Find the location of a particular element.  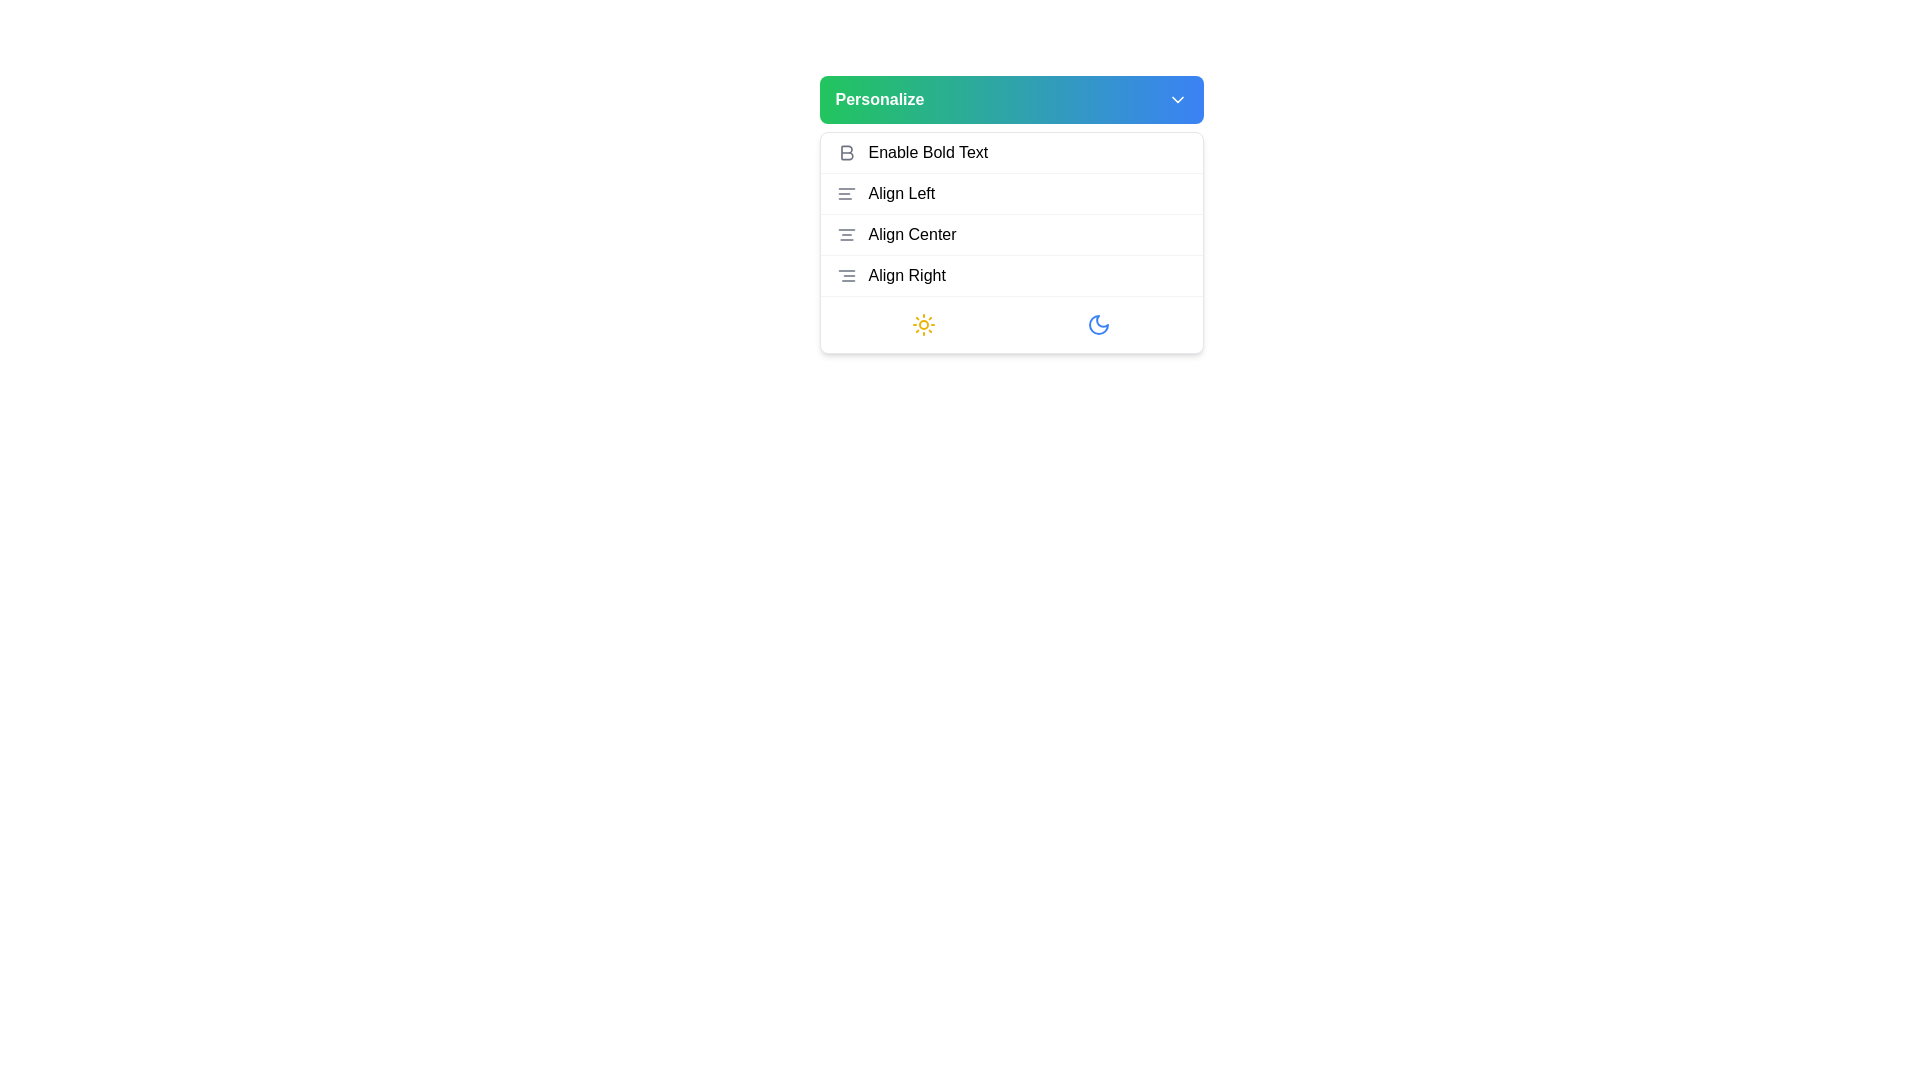

bold text toggle icon located to the left of the 'Enable Bold Text' label in the first row of the dropdown content is located at coordinates (846, 152).